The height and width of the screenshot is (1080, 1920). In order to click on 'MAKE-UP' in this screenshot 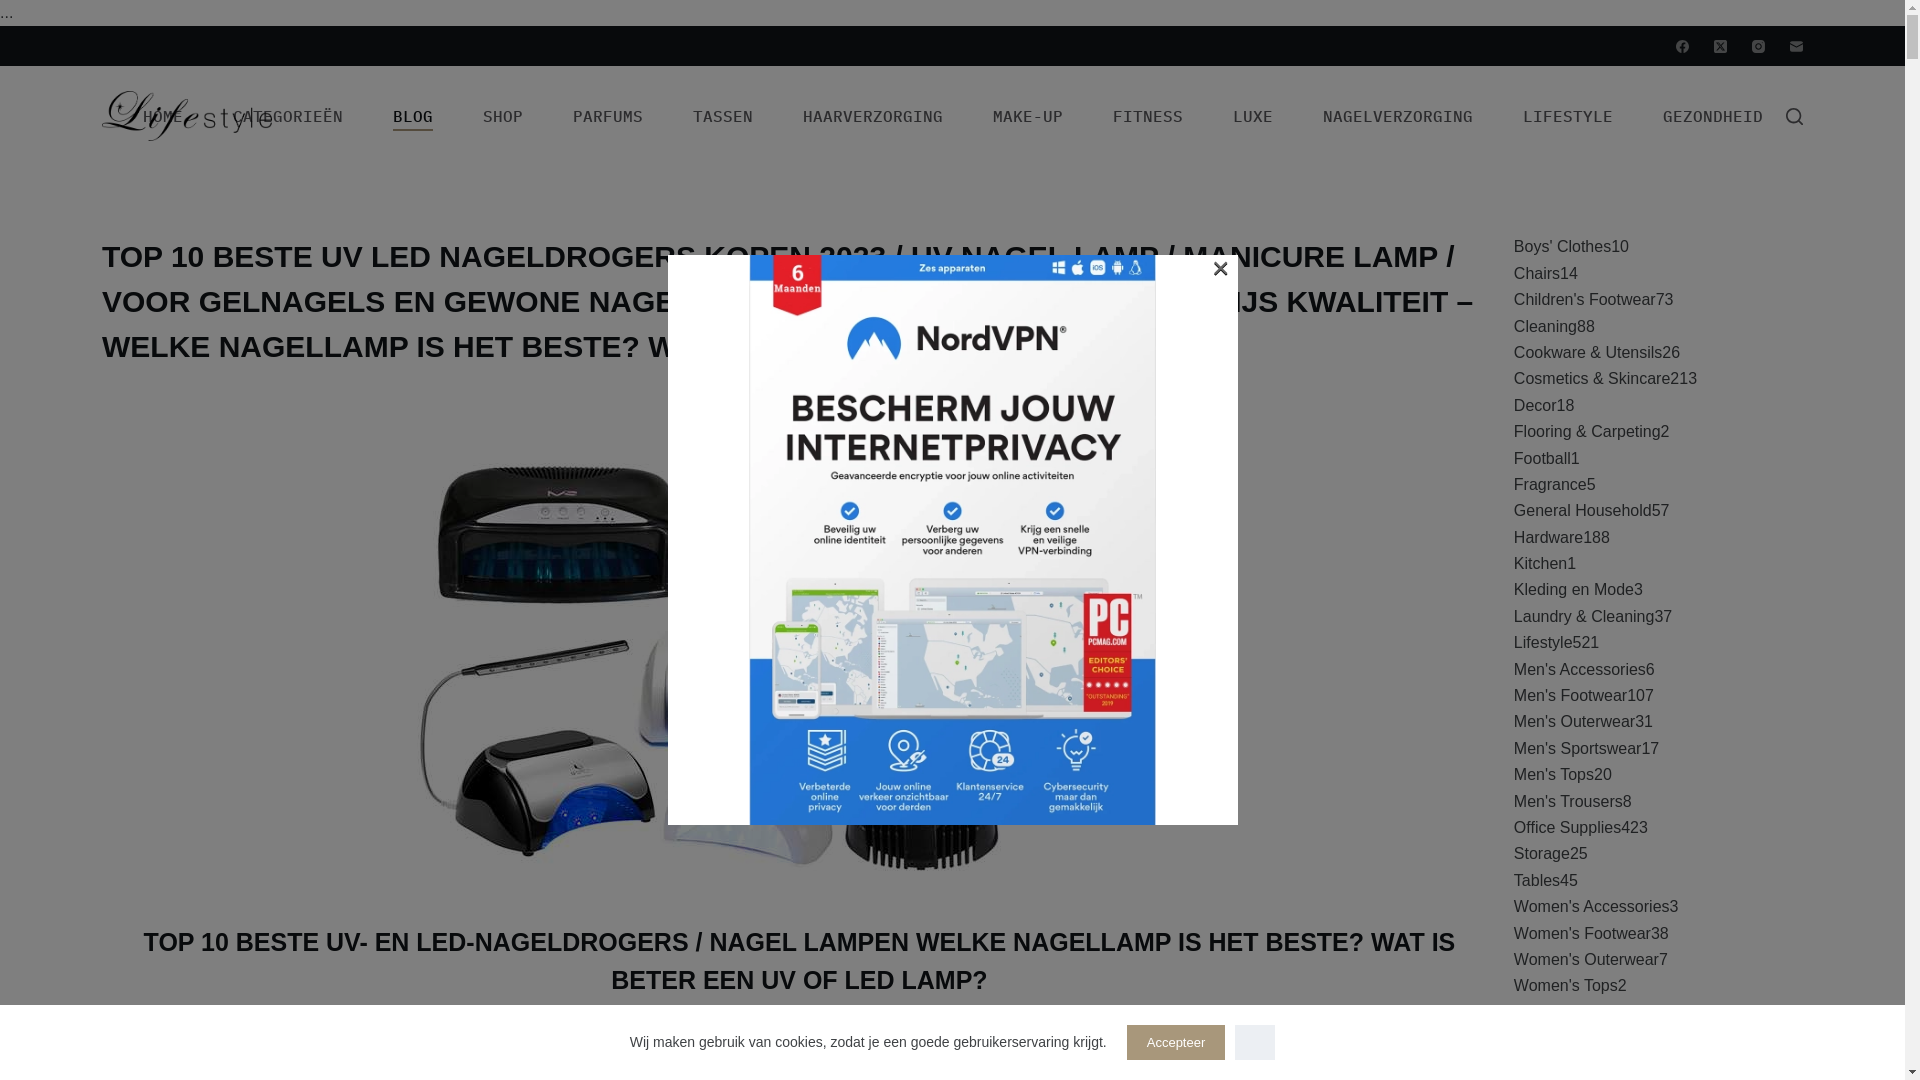, I will do `click(1027, 115)`.